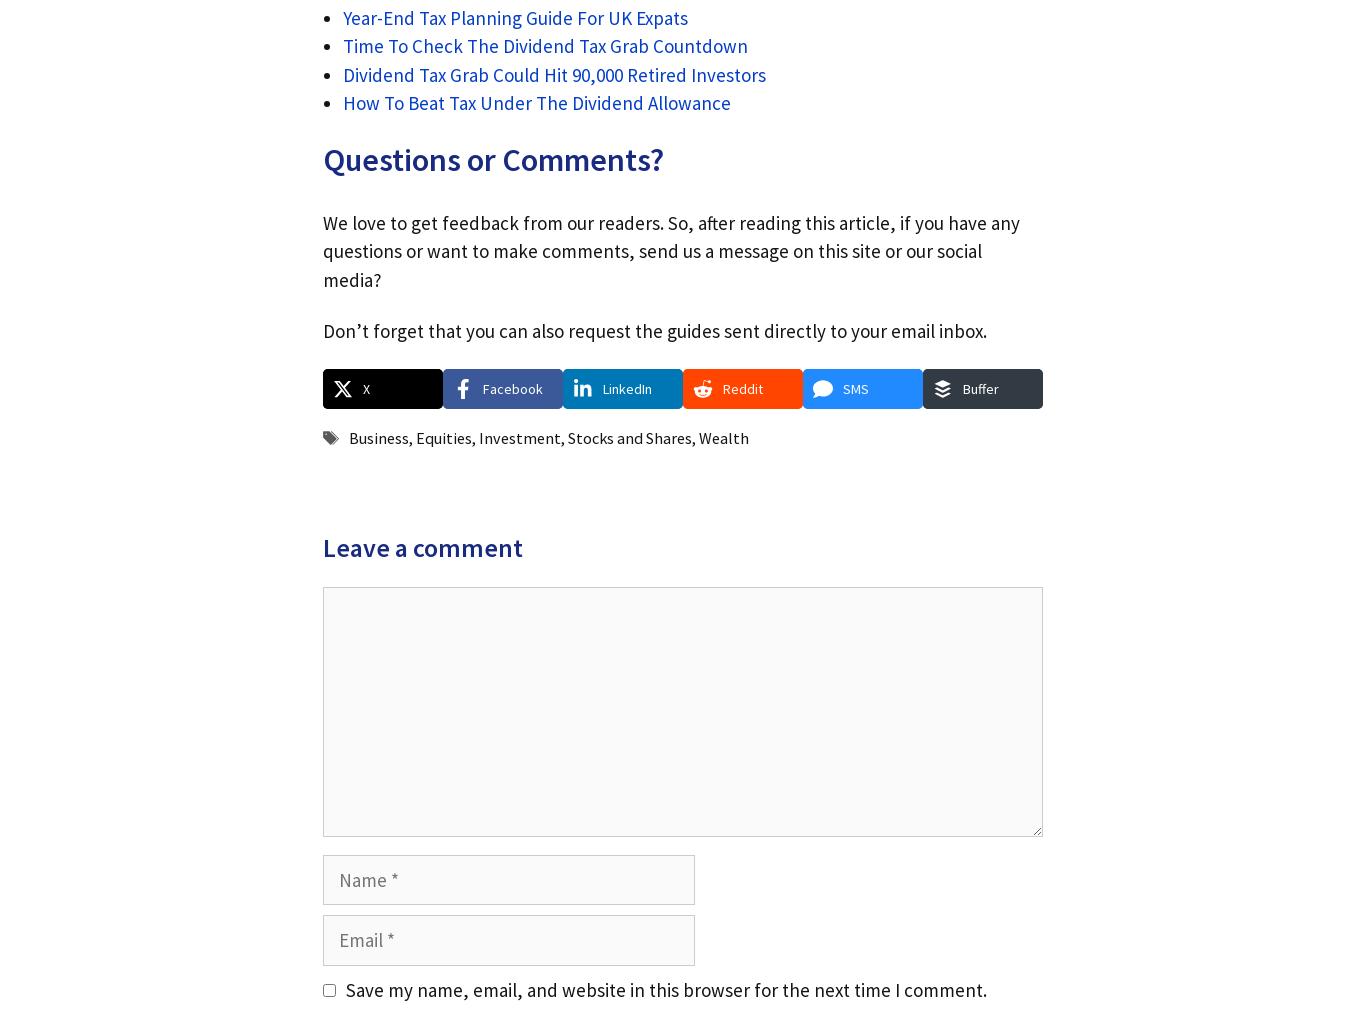 This screenshot has height=1014, width=1366. What do you see at coordinates (536, 103) in the screenshot?
I see `'How To Beat Tax Under The Dividend Allowance'` at bounding box center [536, 103].